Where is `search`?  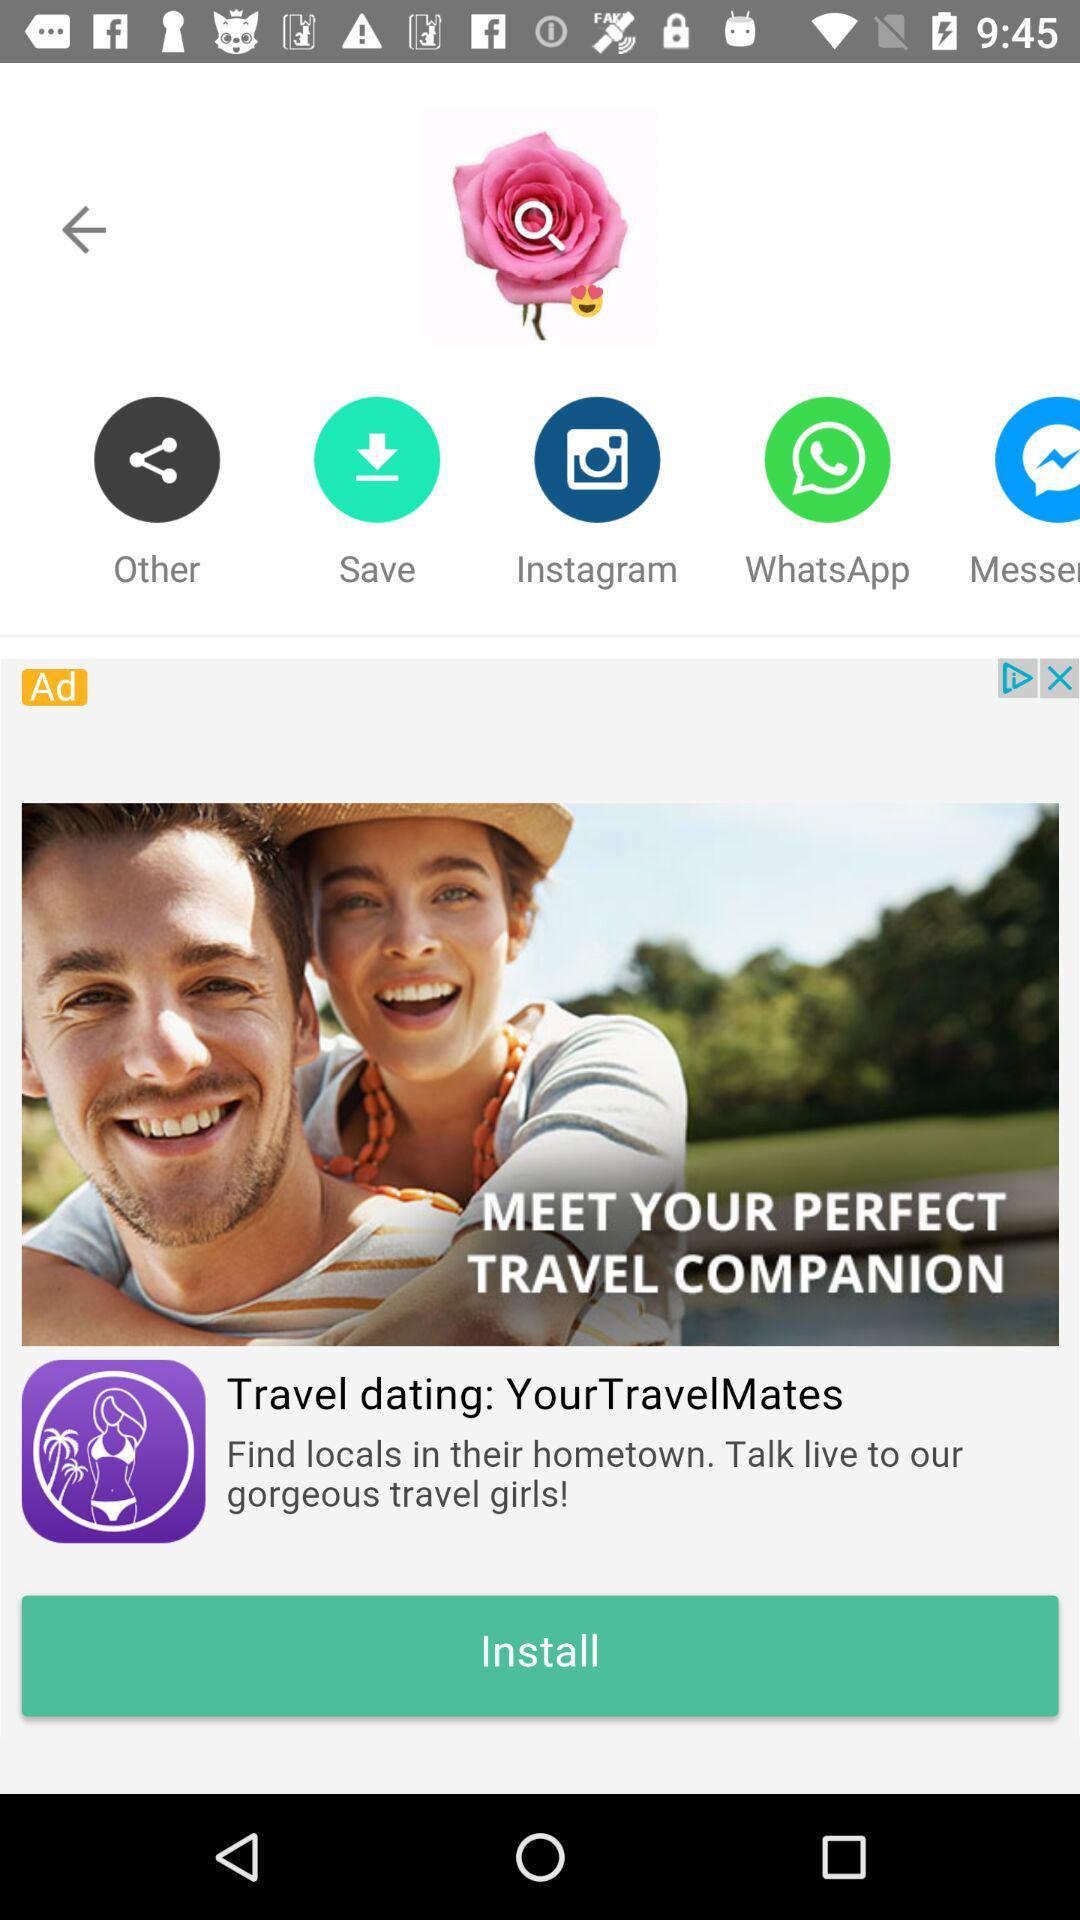 search is located at coordinates (538, 226).